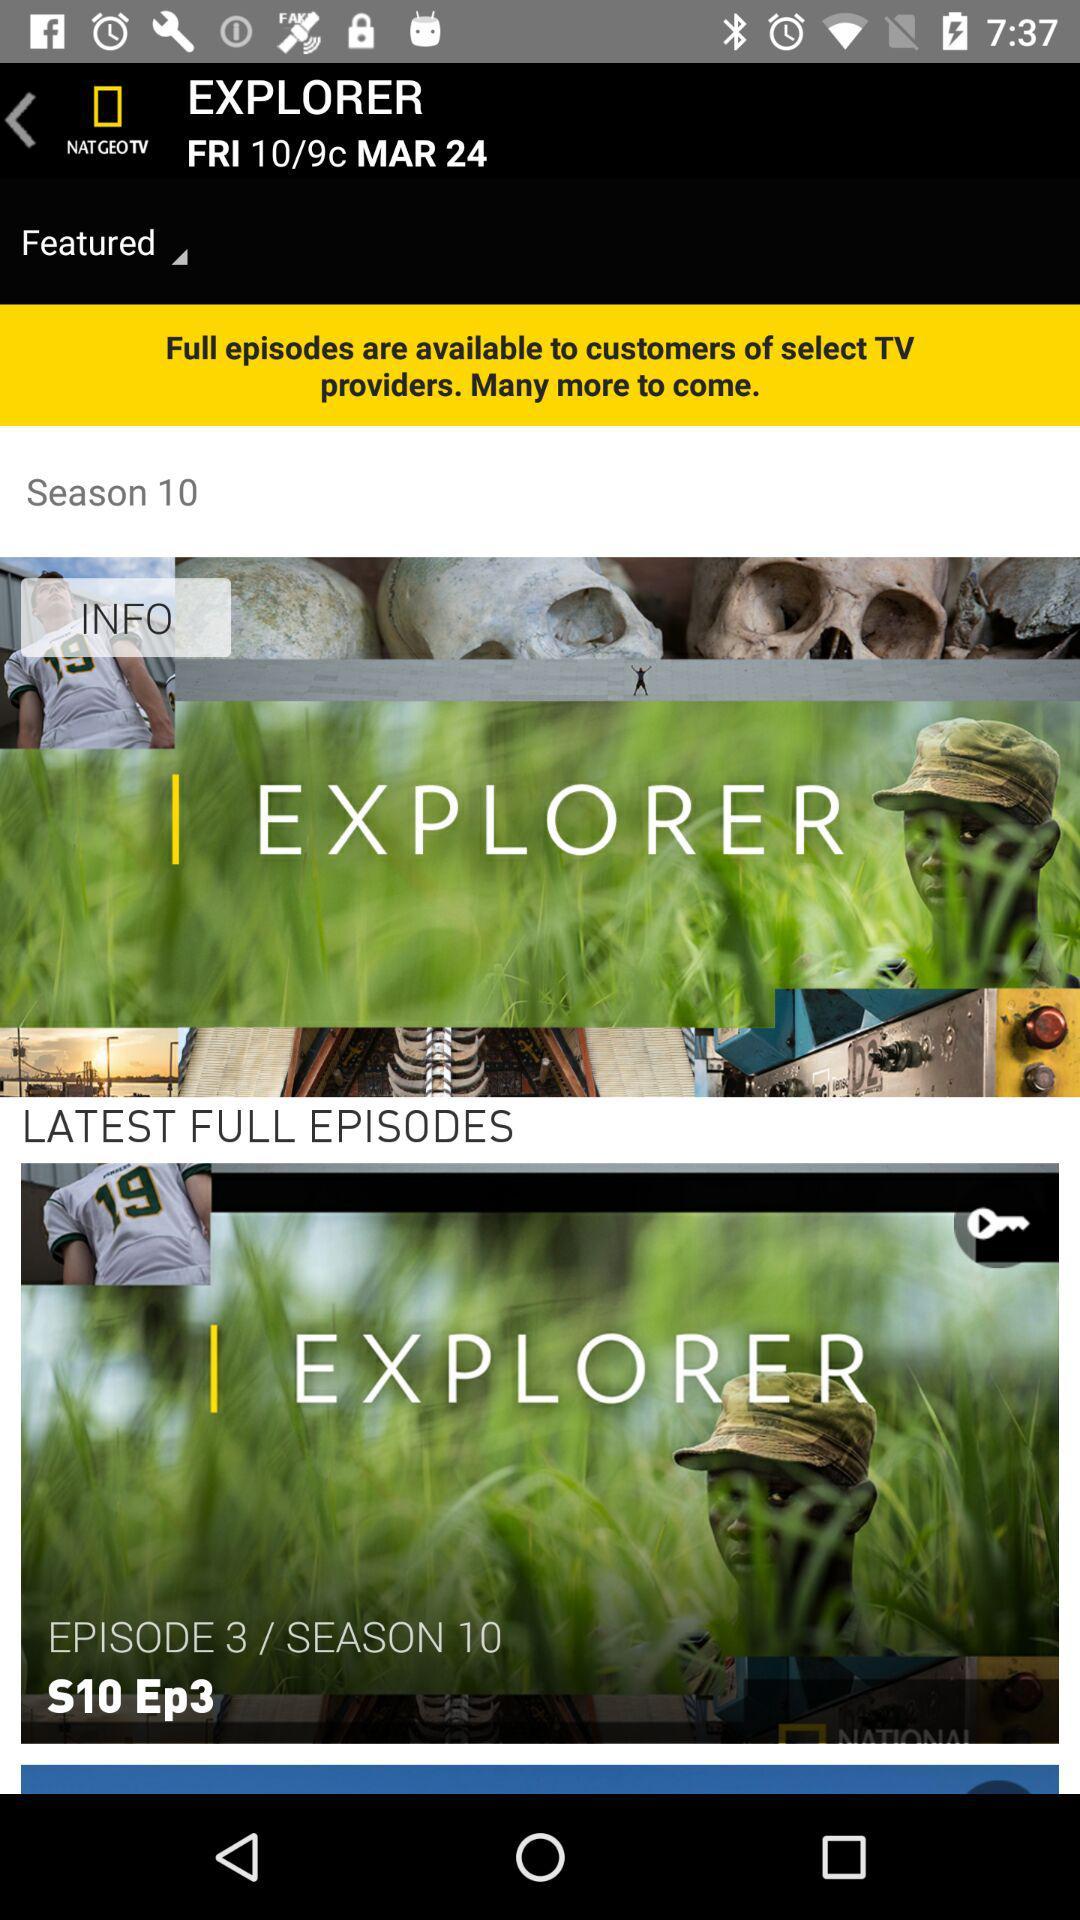 Image resolution: width=1080 pixels, height=1920 pixels. What do you see at coordinates (108, 119) in the screenshot?
I see `nat geo tv home option` at bounding box center [108, 119].